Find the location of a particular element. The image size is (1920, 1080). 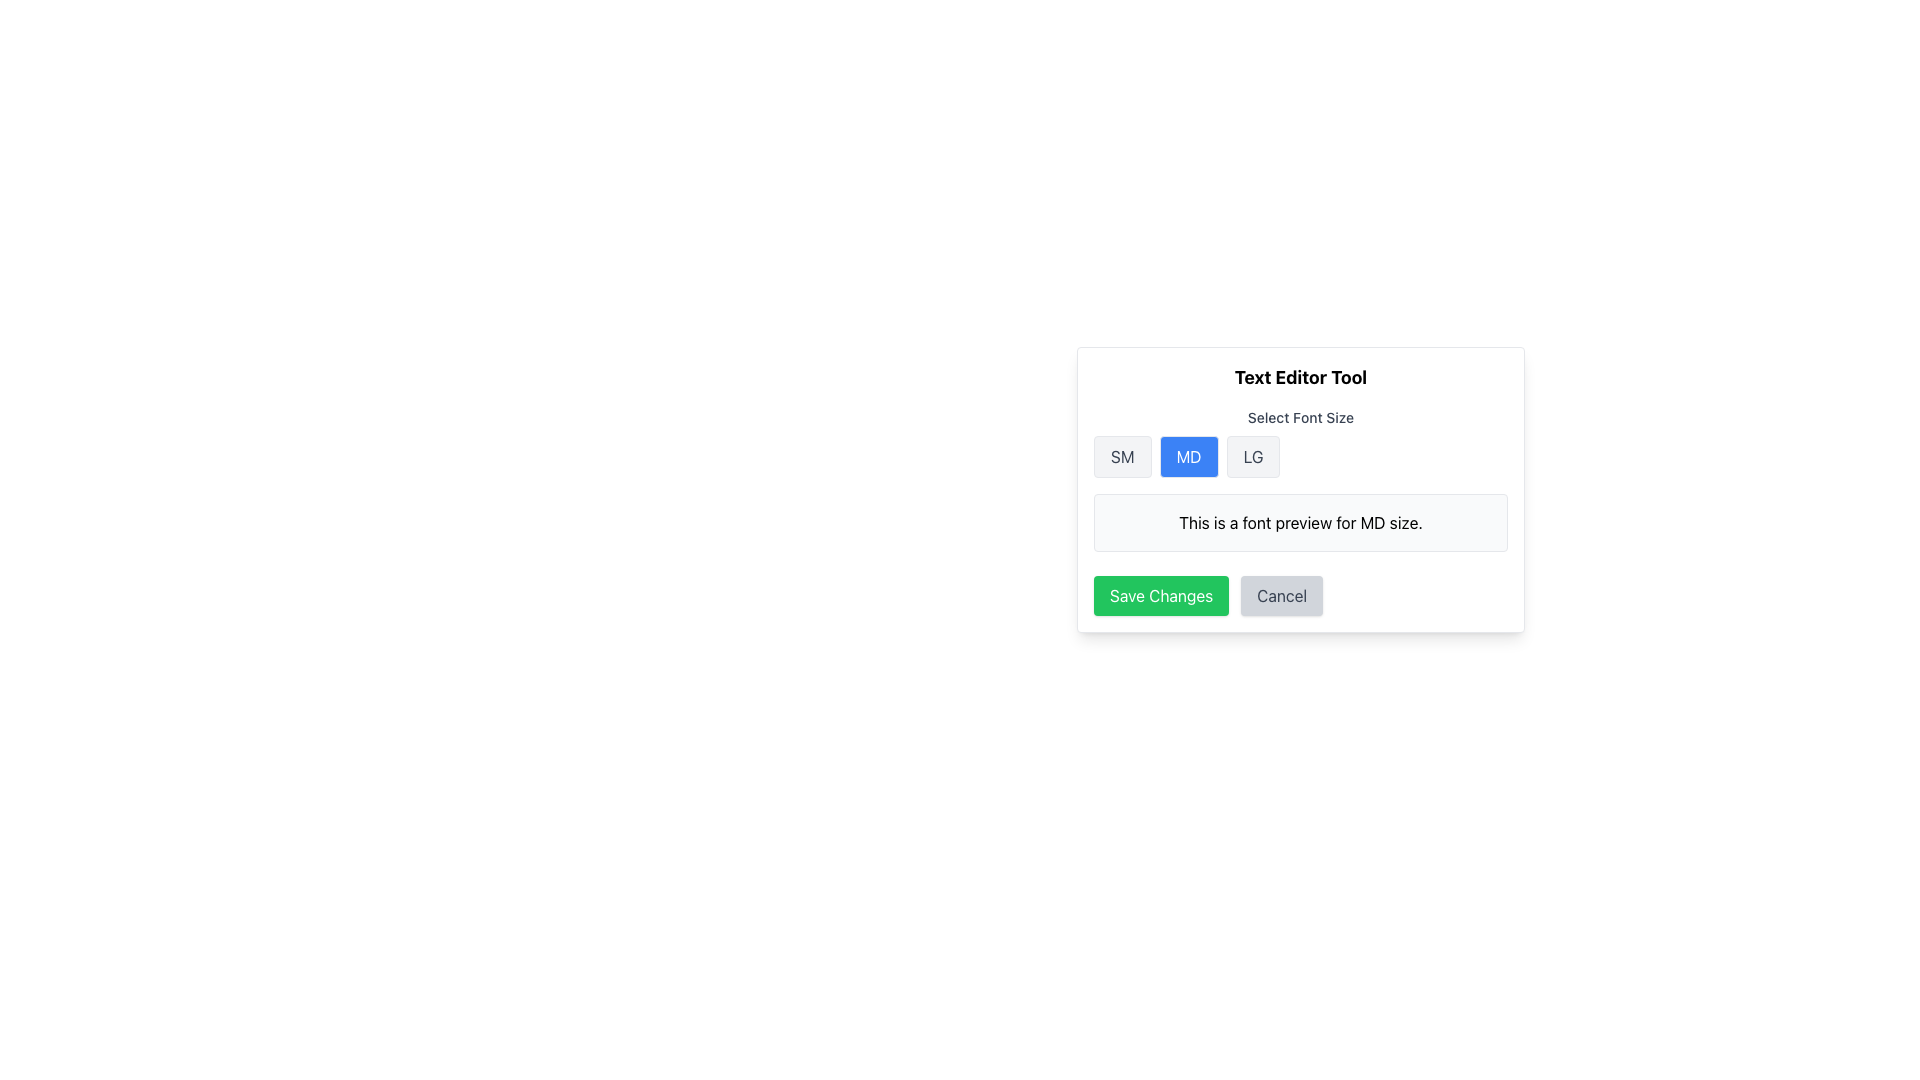

the 'Medium' font size button located in the middle of the 'Text Editor Tool' dialog box, positioned between the 'SM' and 'LG' buttons is located at coordinates (1189, 456).